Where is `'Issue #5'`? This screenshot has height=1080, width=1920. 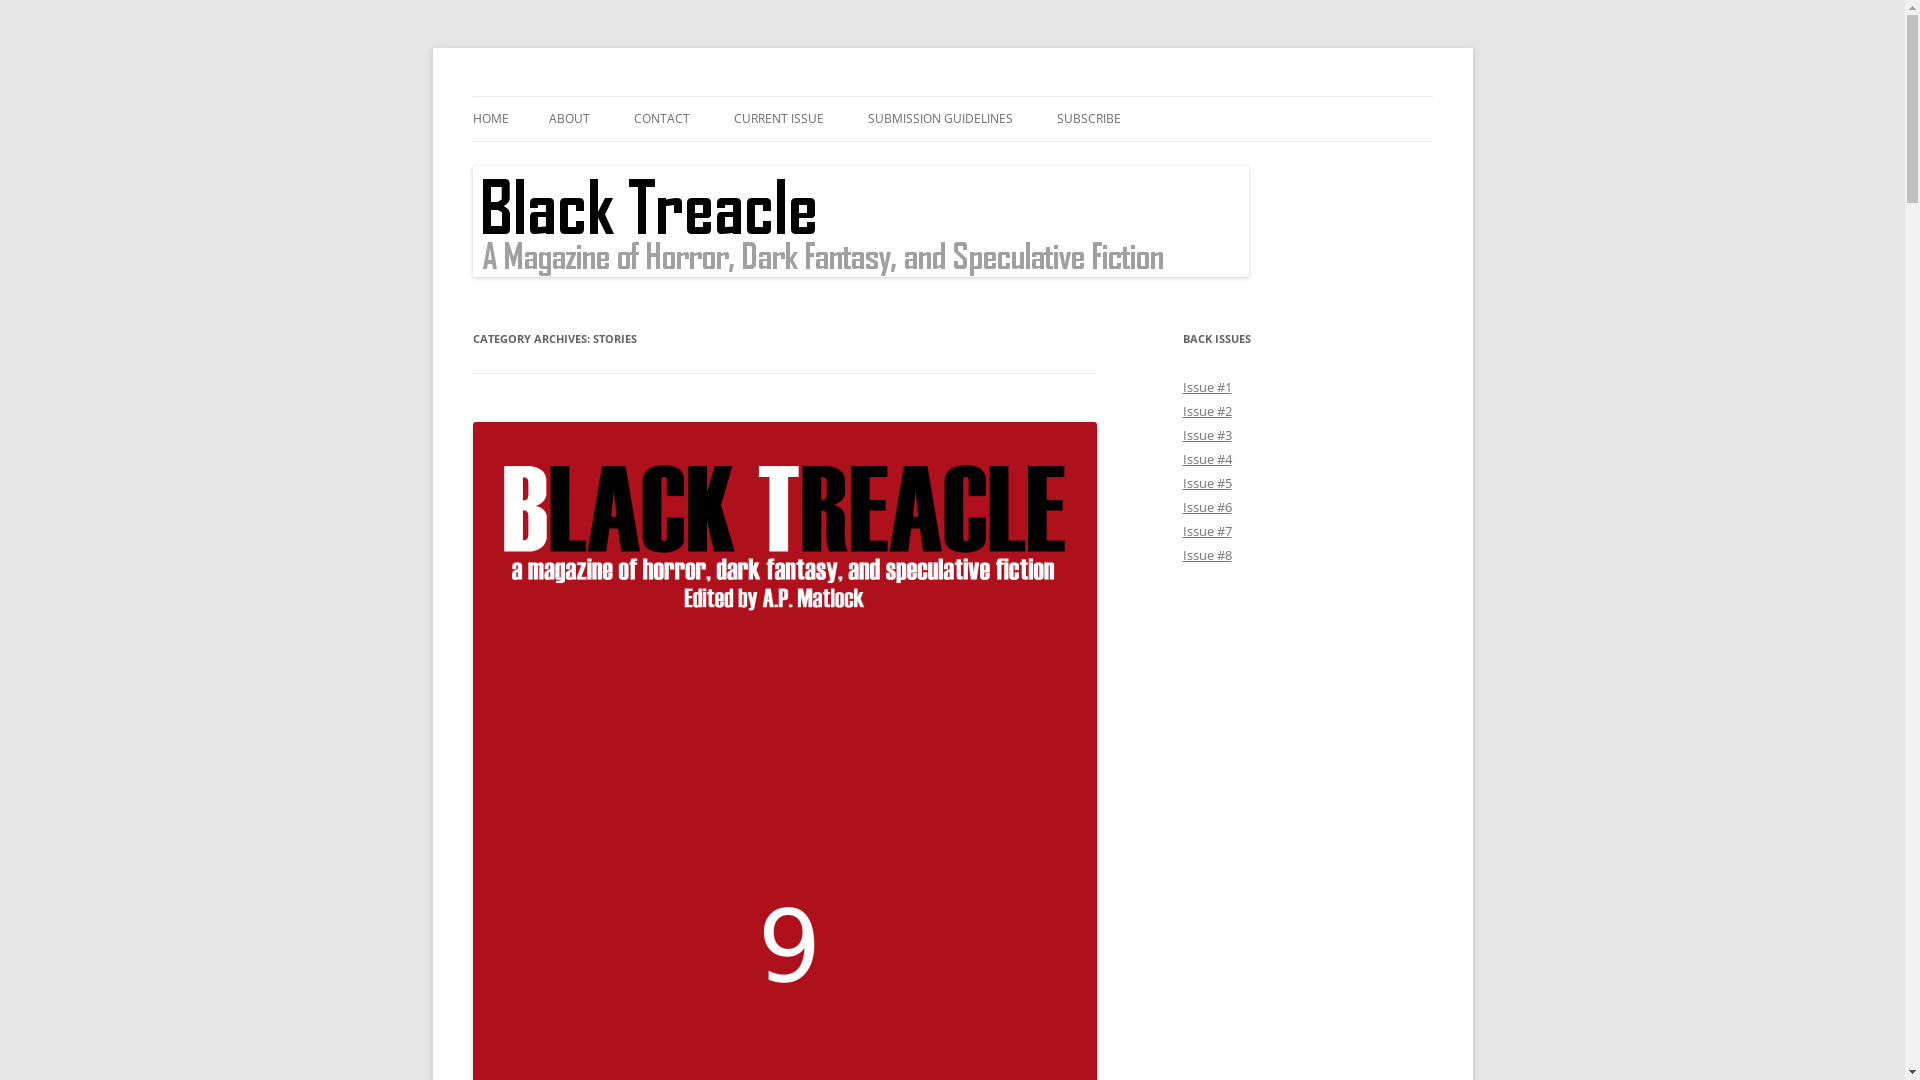 'Issue #5' is located at coordinates (1205, 482).